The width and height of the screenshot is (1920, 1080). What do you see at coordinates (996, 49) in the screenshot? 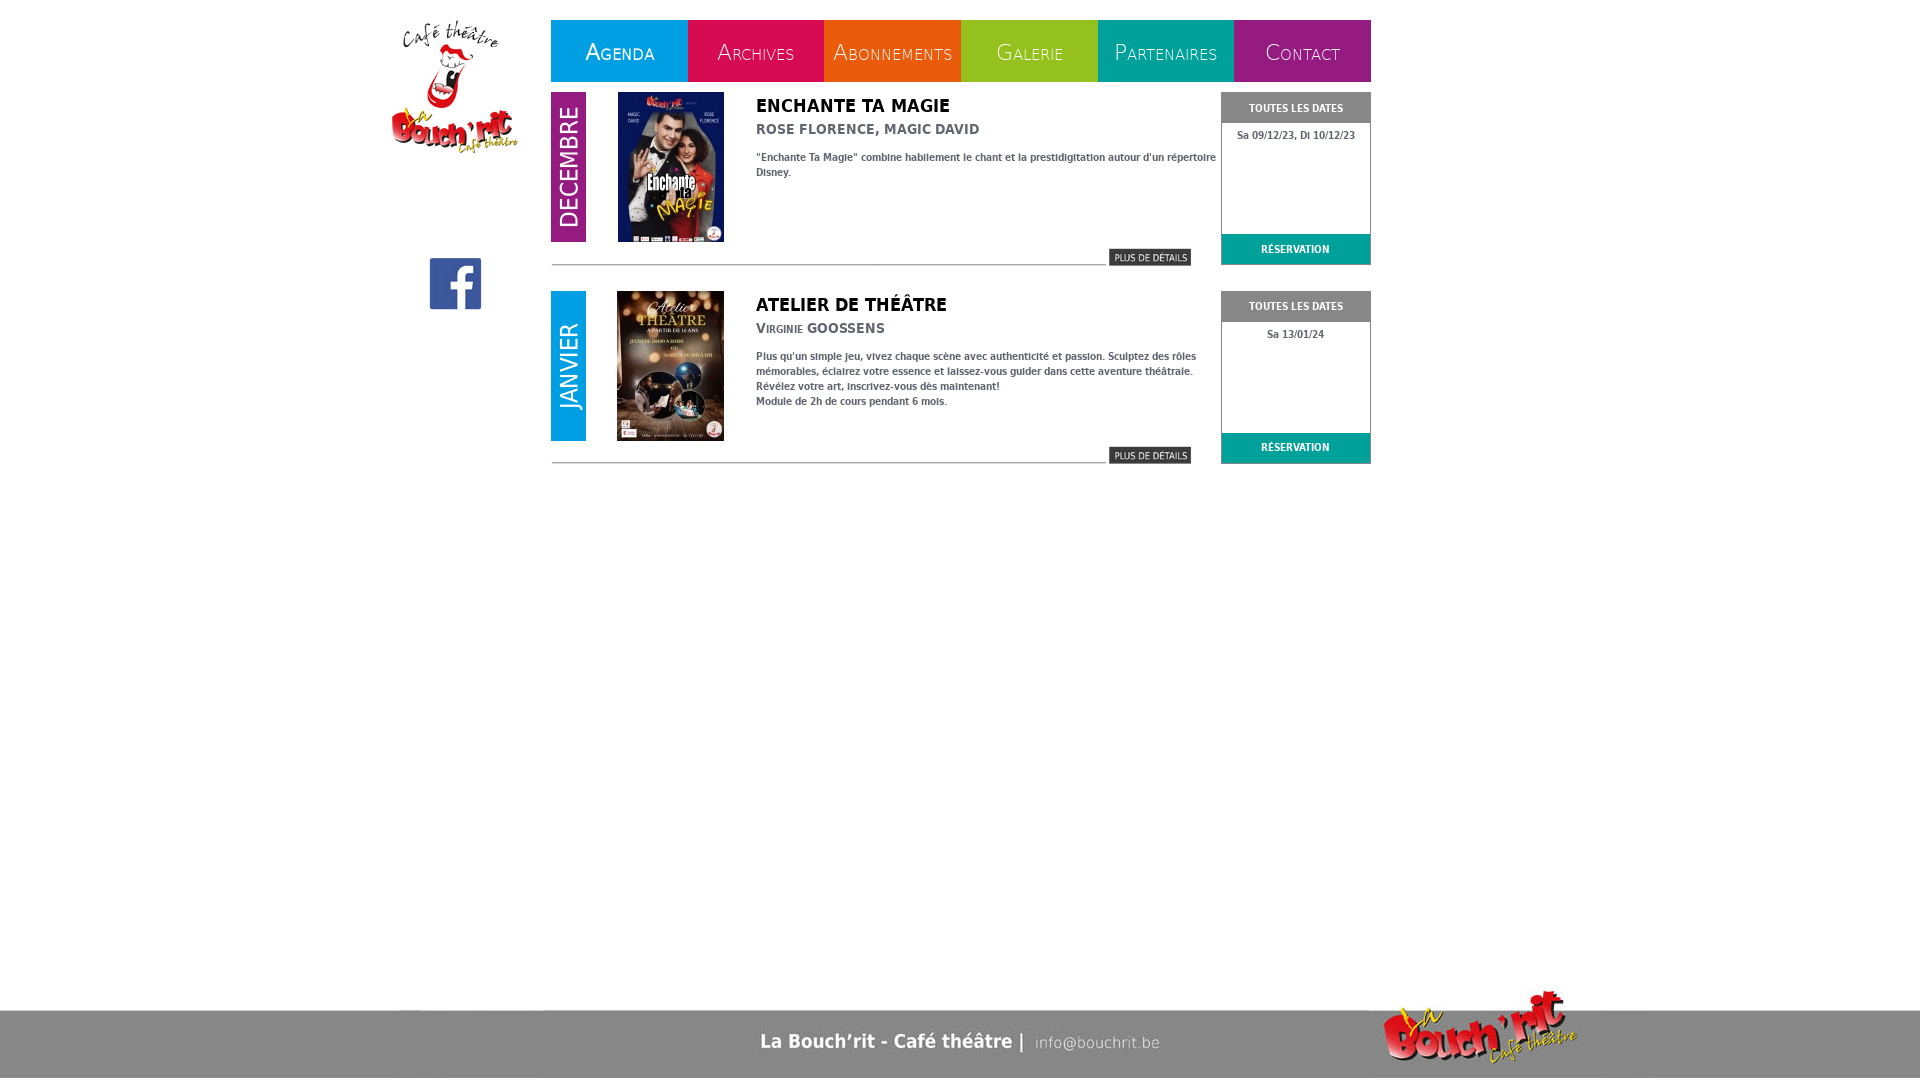
I see `'Galerie'` at bounding box center [996, 49].